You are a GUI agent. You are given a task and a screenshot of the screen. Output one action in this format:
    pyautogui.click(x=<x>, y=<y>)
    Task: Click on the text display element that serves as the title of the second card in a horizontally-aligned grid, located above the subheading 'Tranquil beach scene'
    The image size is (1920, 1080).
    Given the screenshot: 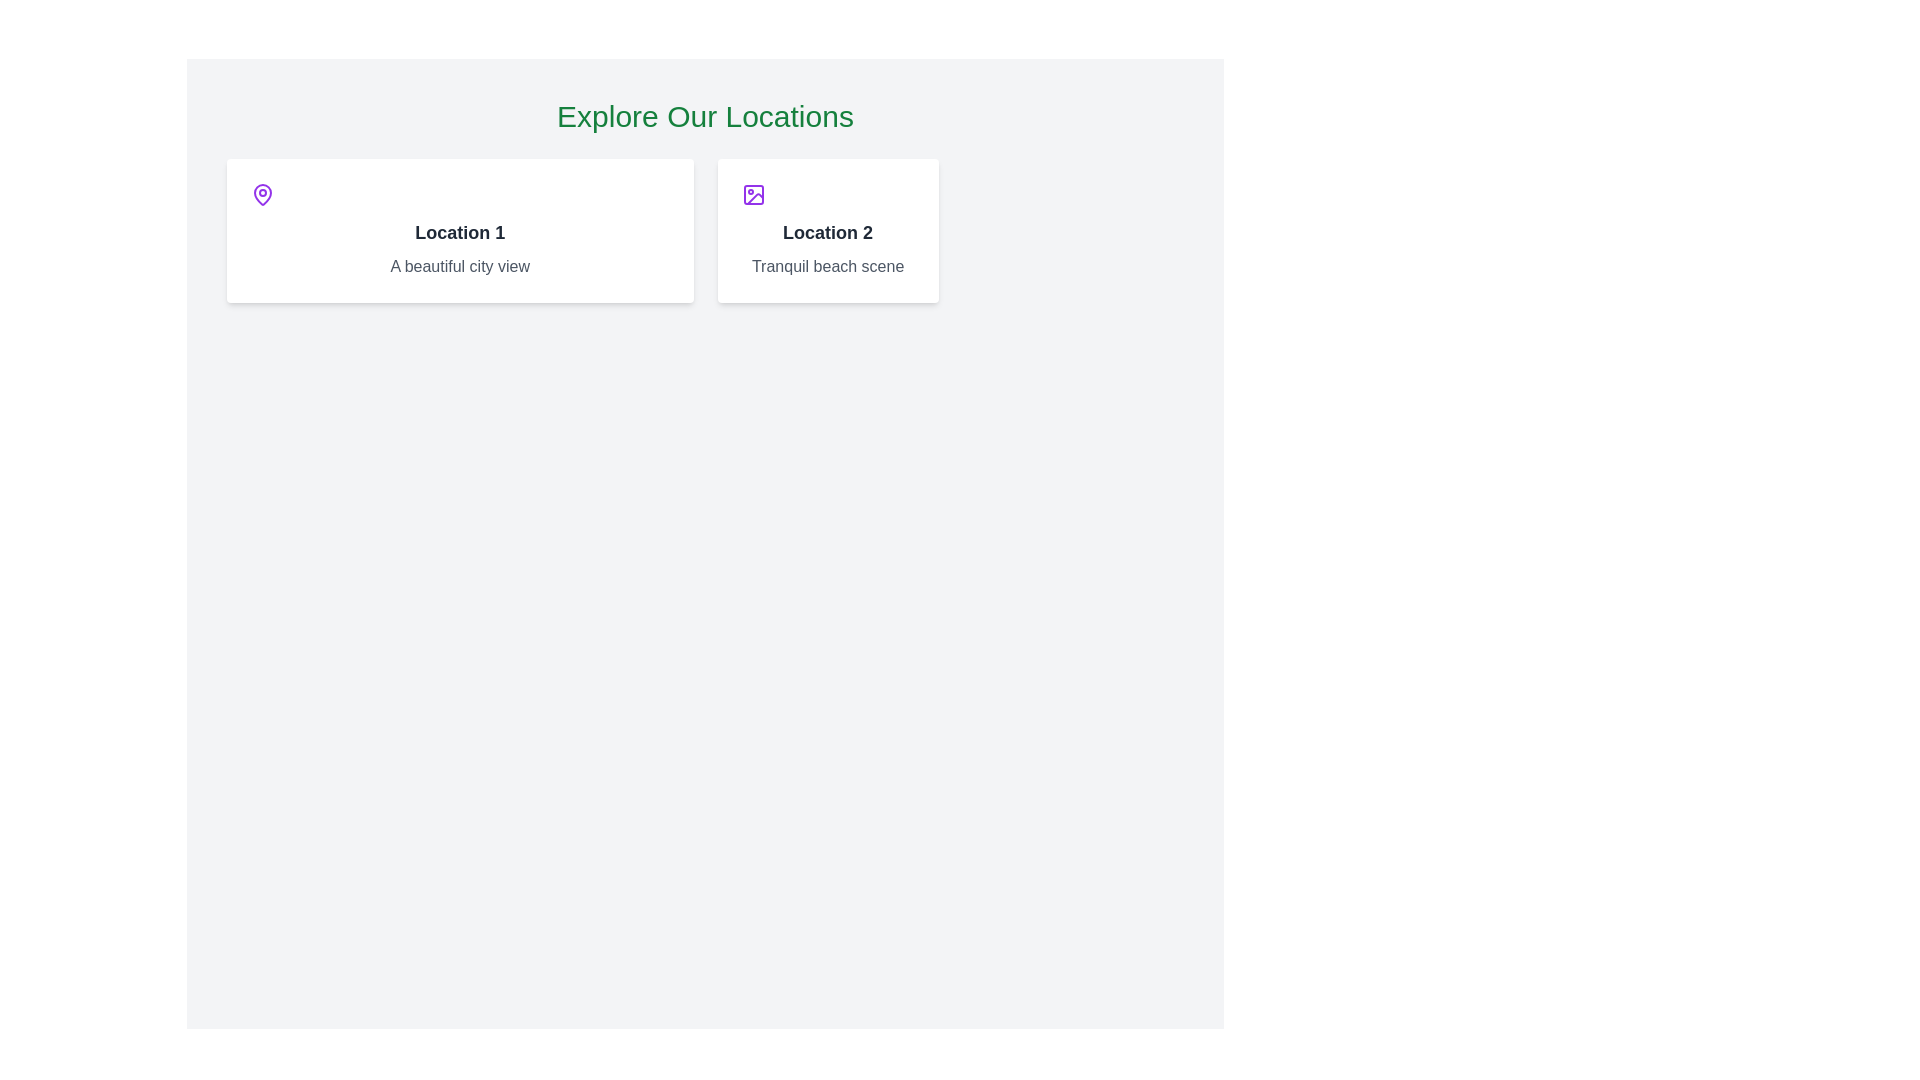 What is the action you would take?
    pyautogui.click(x=828, y=231)
    